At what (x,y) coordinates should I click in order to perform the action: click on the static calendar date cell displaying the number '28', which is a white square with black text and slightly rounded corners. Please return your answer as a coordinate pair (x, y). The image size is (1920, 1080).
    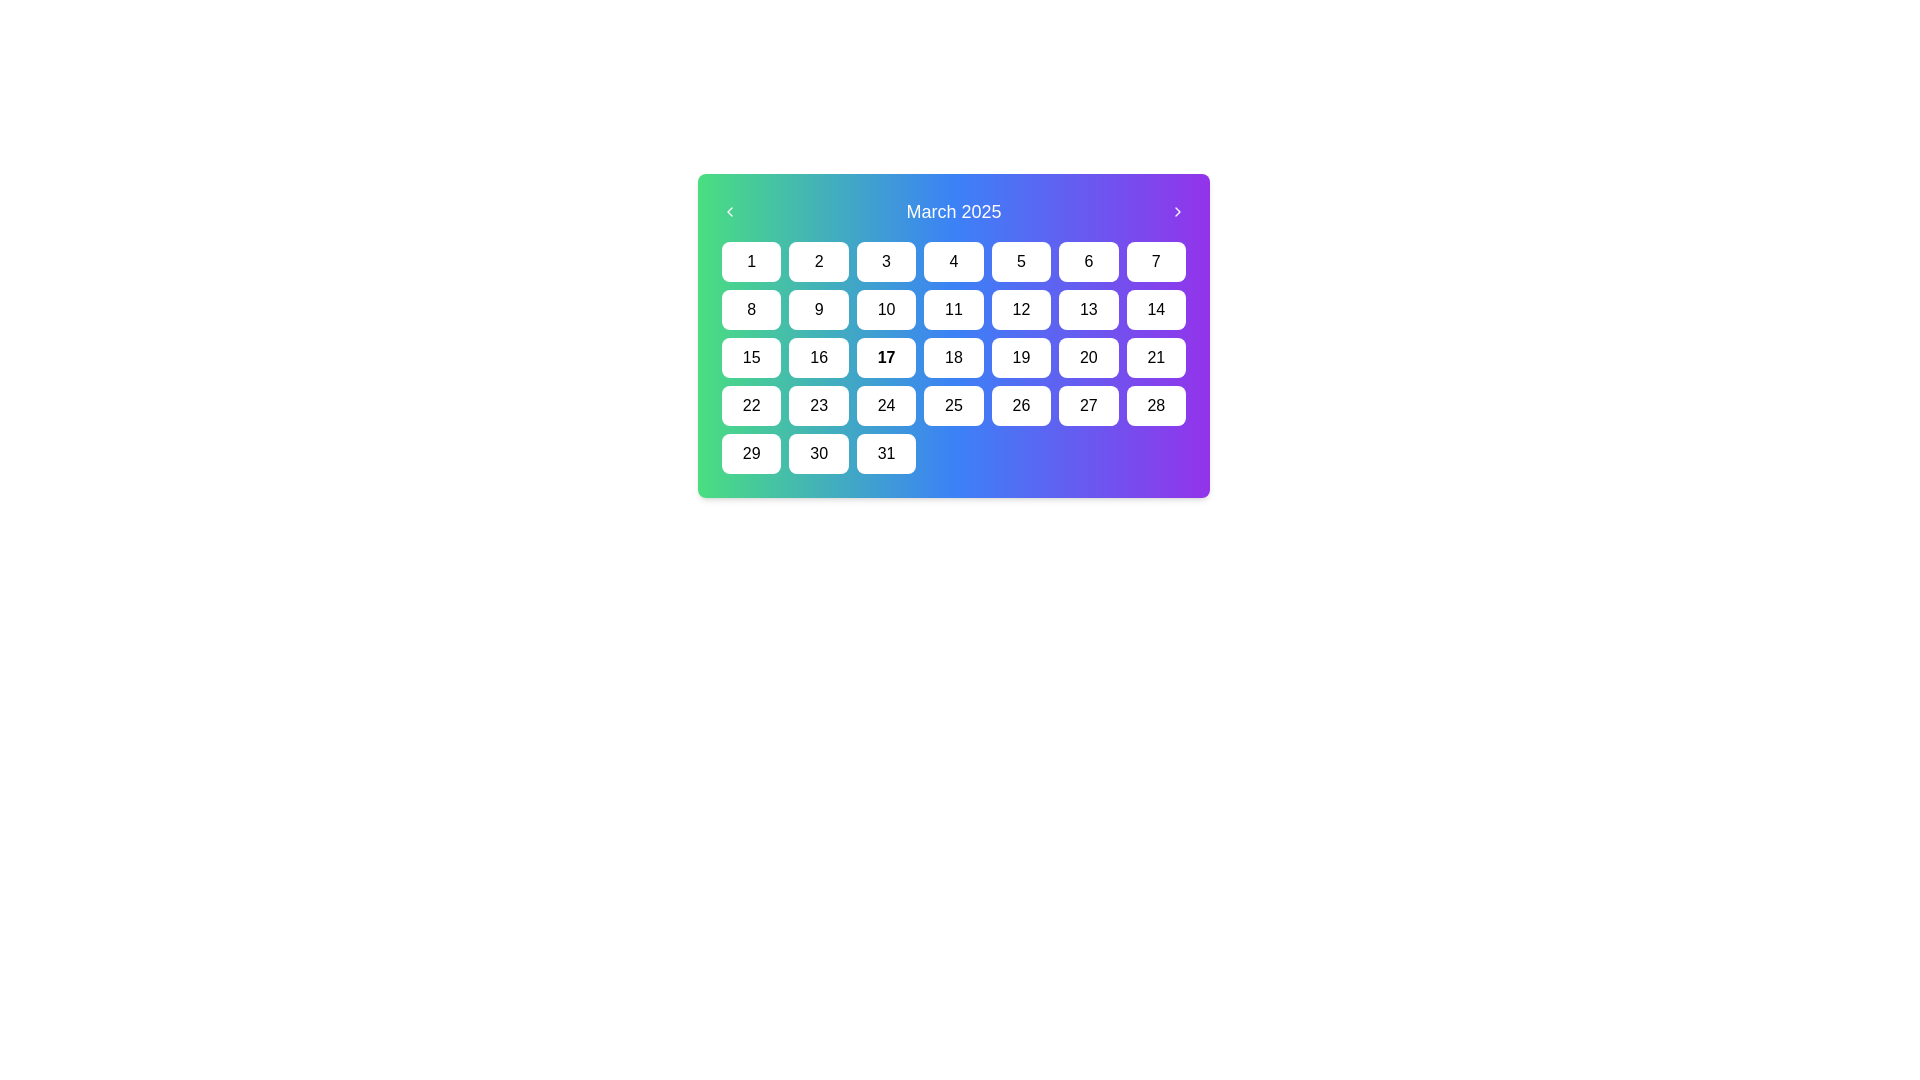
    Looking at the image, I should click on (1156, 405).